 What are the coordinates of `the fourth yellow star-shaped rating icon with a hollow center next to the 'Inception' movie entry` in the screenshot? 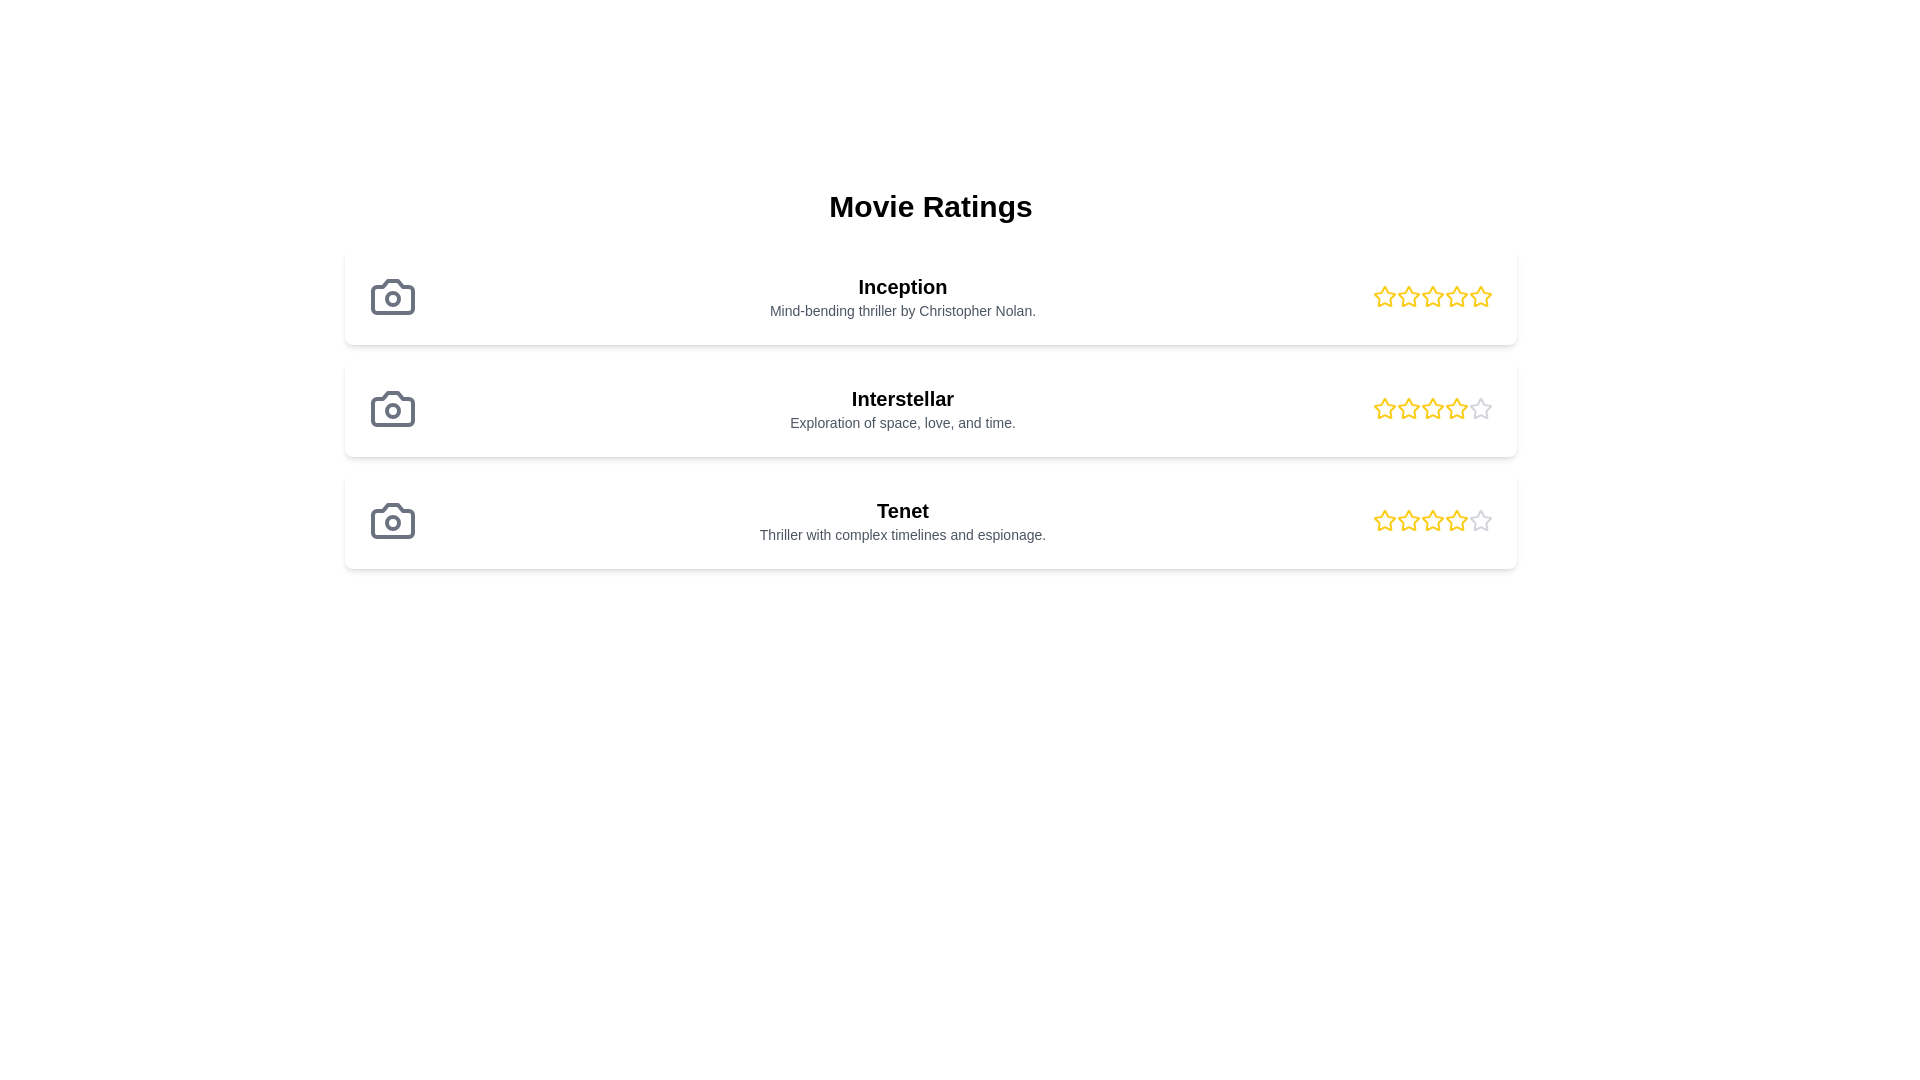 It's located at (1457, 296).